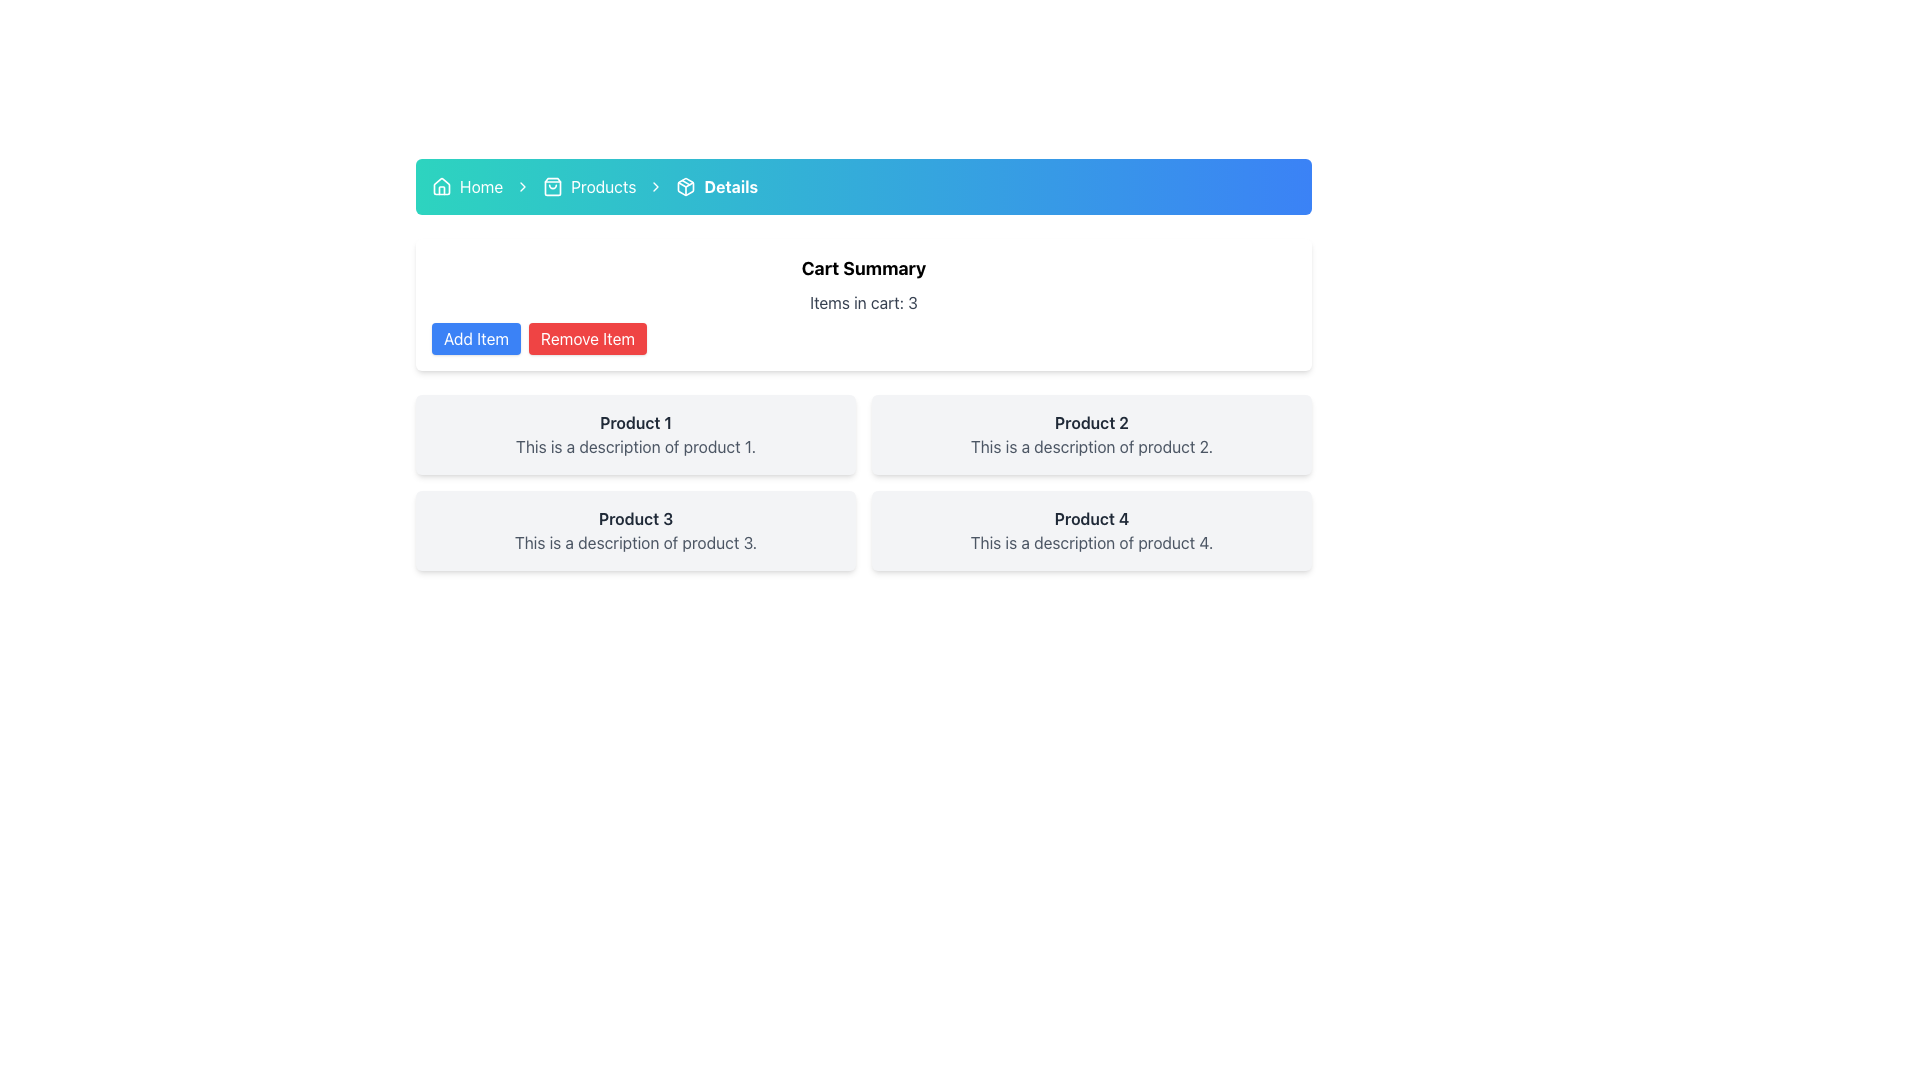  I want to click on the bold, dark text labeled 'Product 2', so click(1090, 422).